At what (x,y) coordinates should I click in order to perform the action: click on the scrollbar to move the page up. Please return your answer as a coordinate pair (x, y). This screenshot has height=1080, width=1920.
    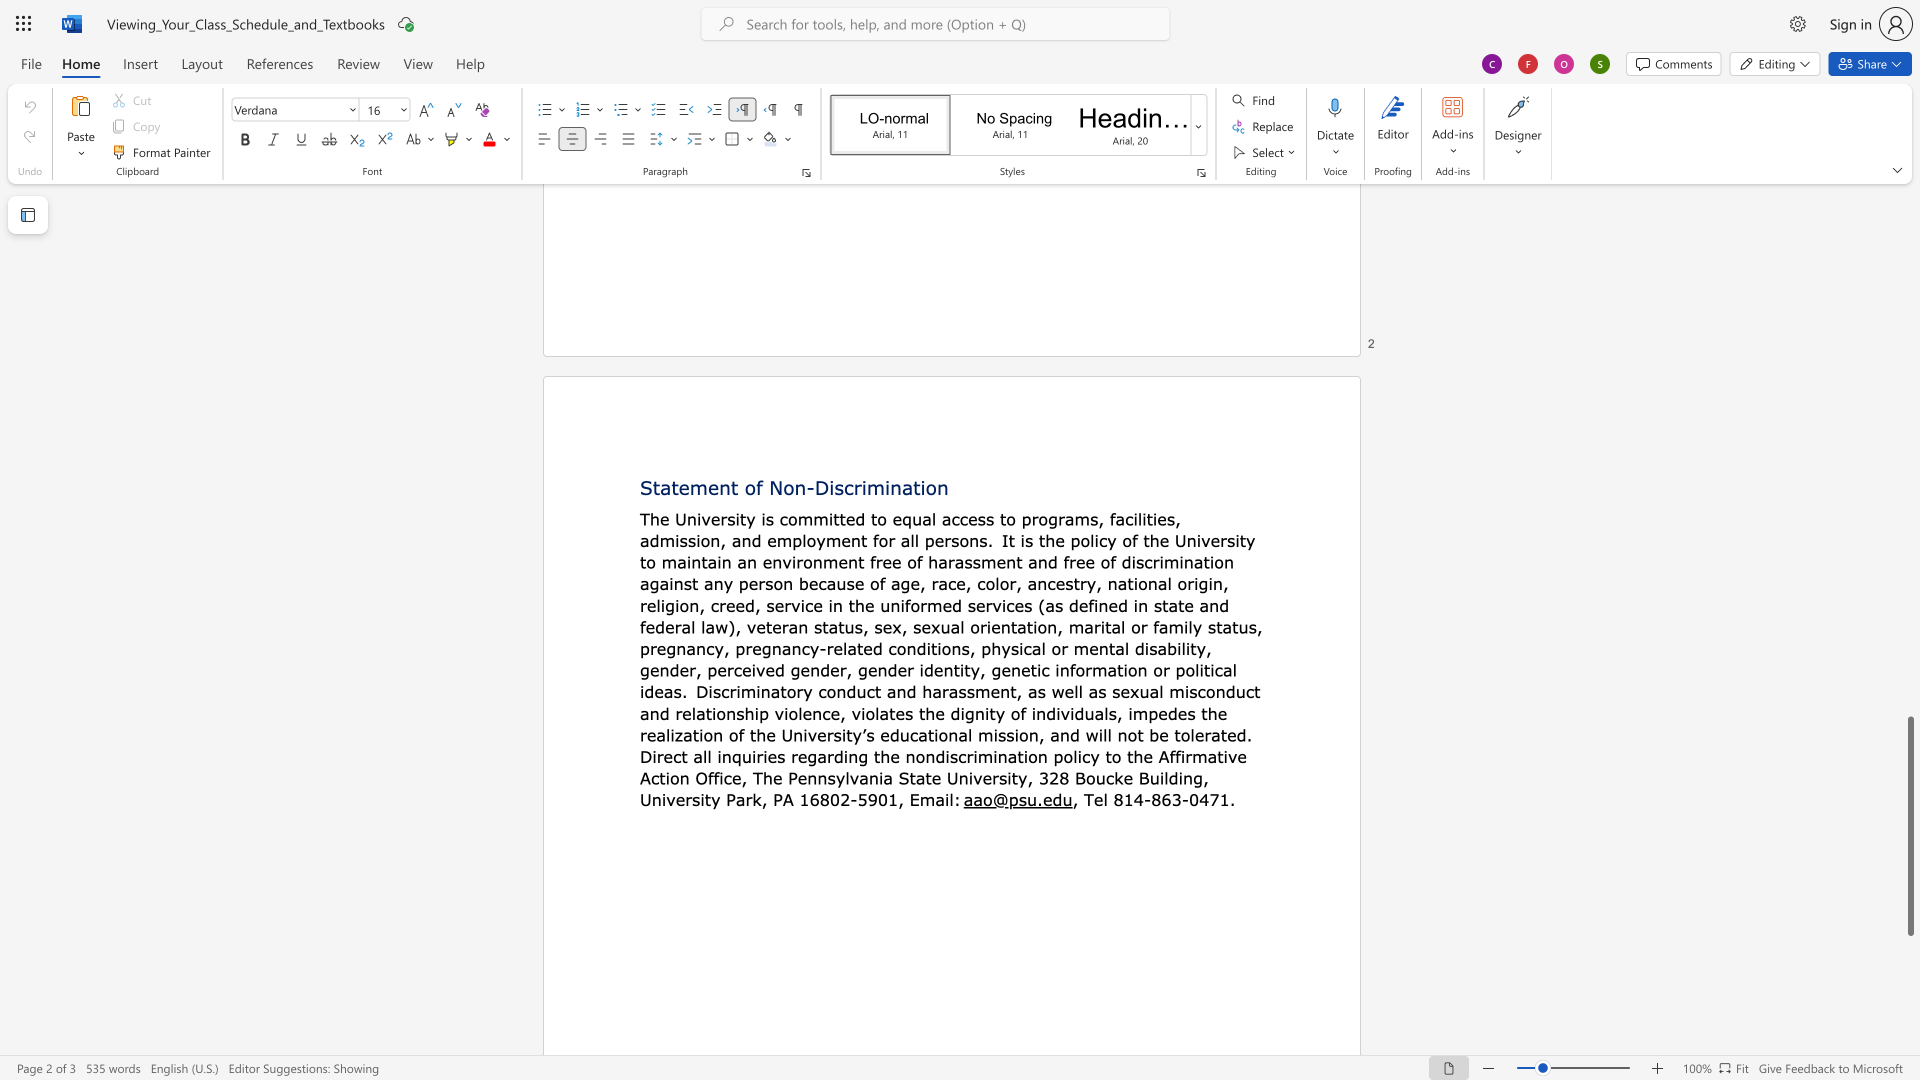
    Looking at the image, I should click on (1909, 370).